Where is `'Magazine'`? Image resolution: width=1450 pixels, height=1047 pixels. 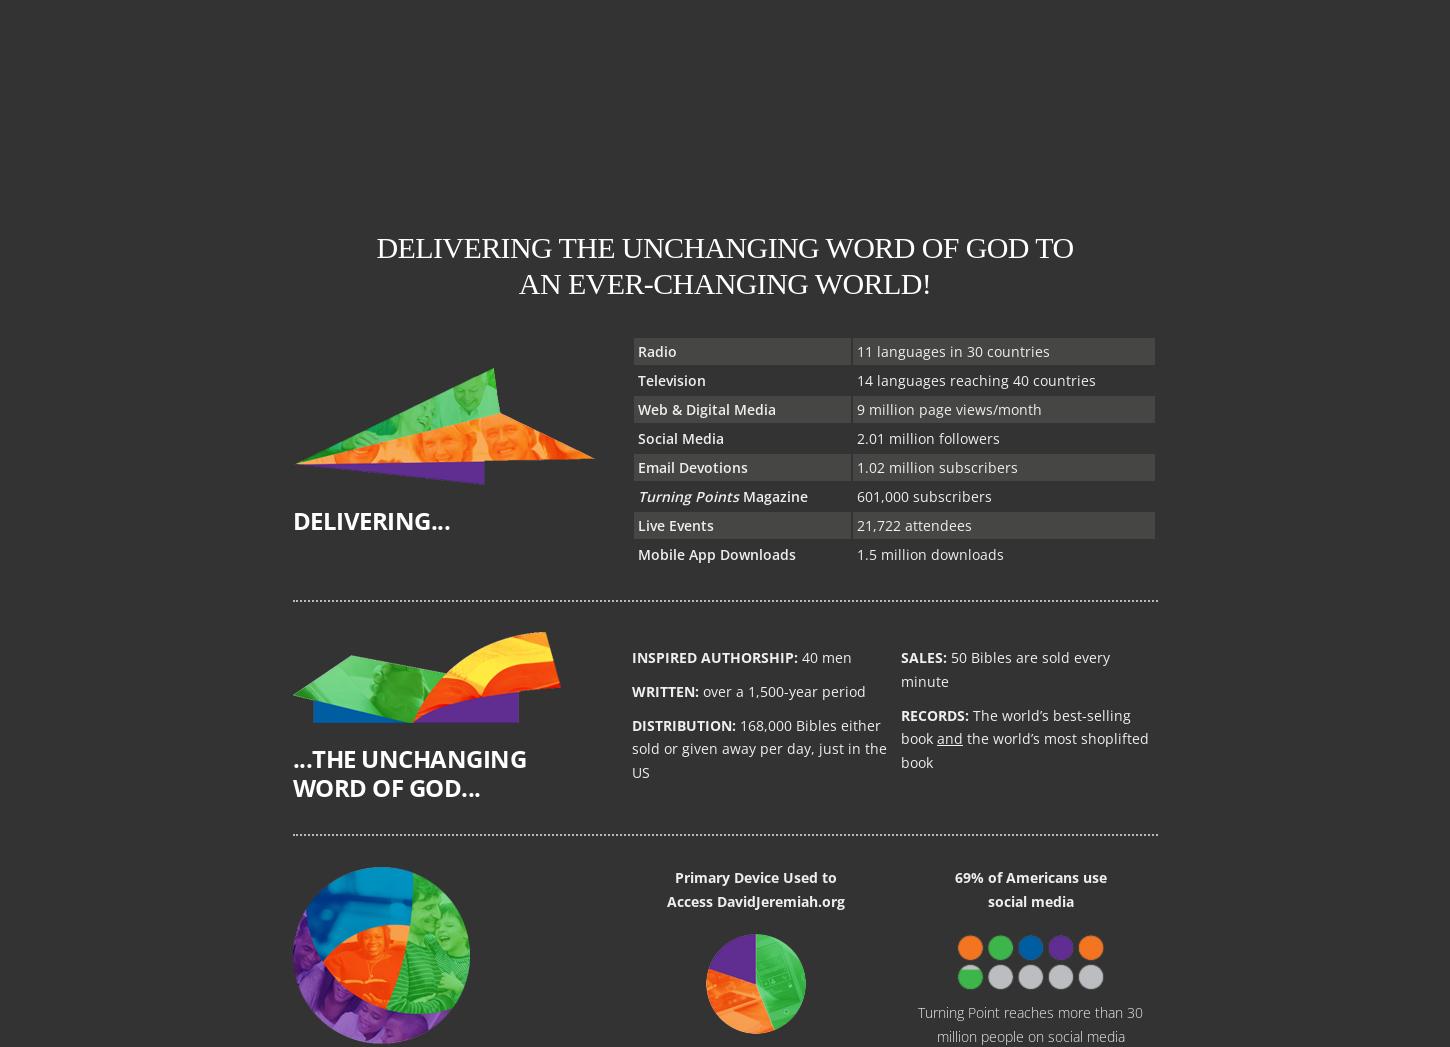
'Magazine' is located at coordinates (772, 494).